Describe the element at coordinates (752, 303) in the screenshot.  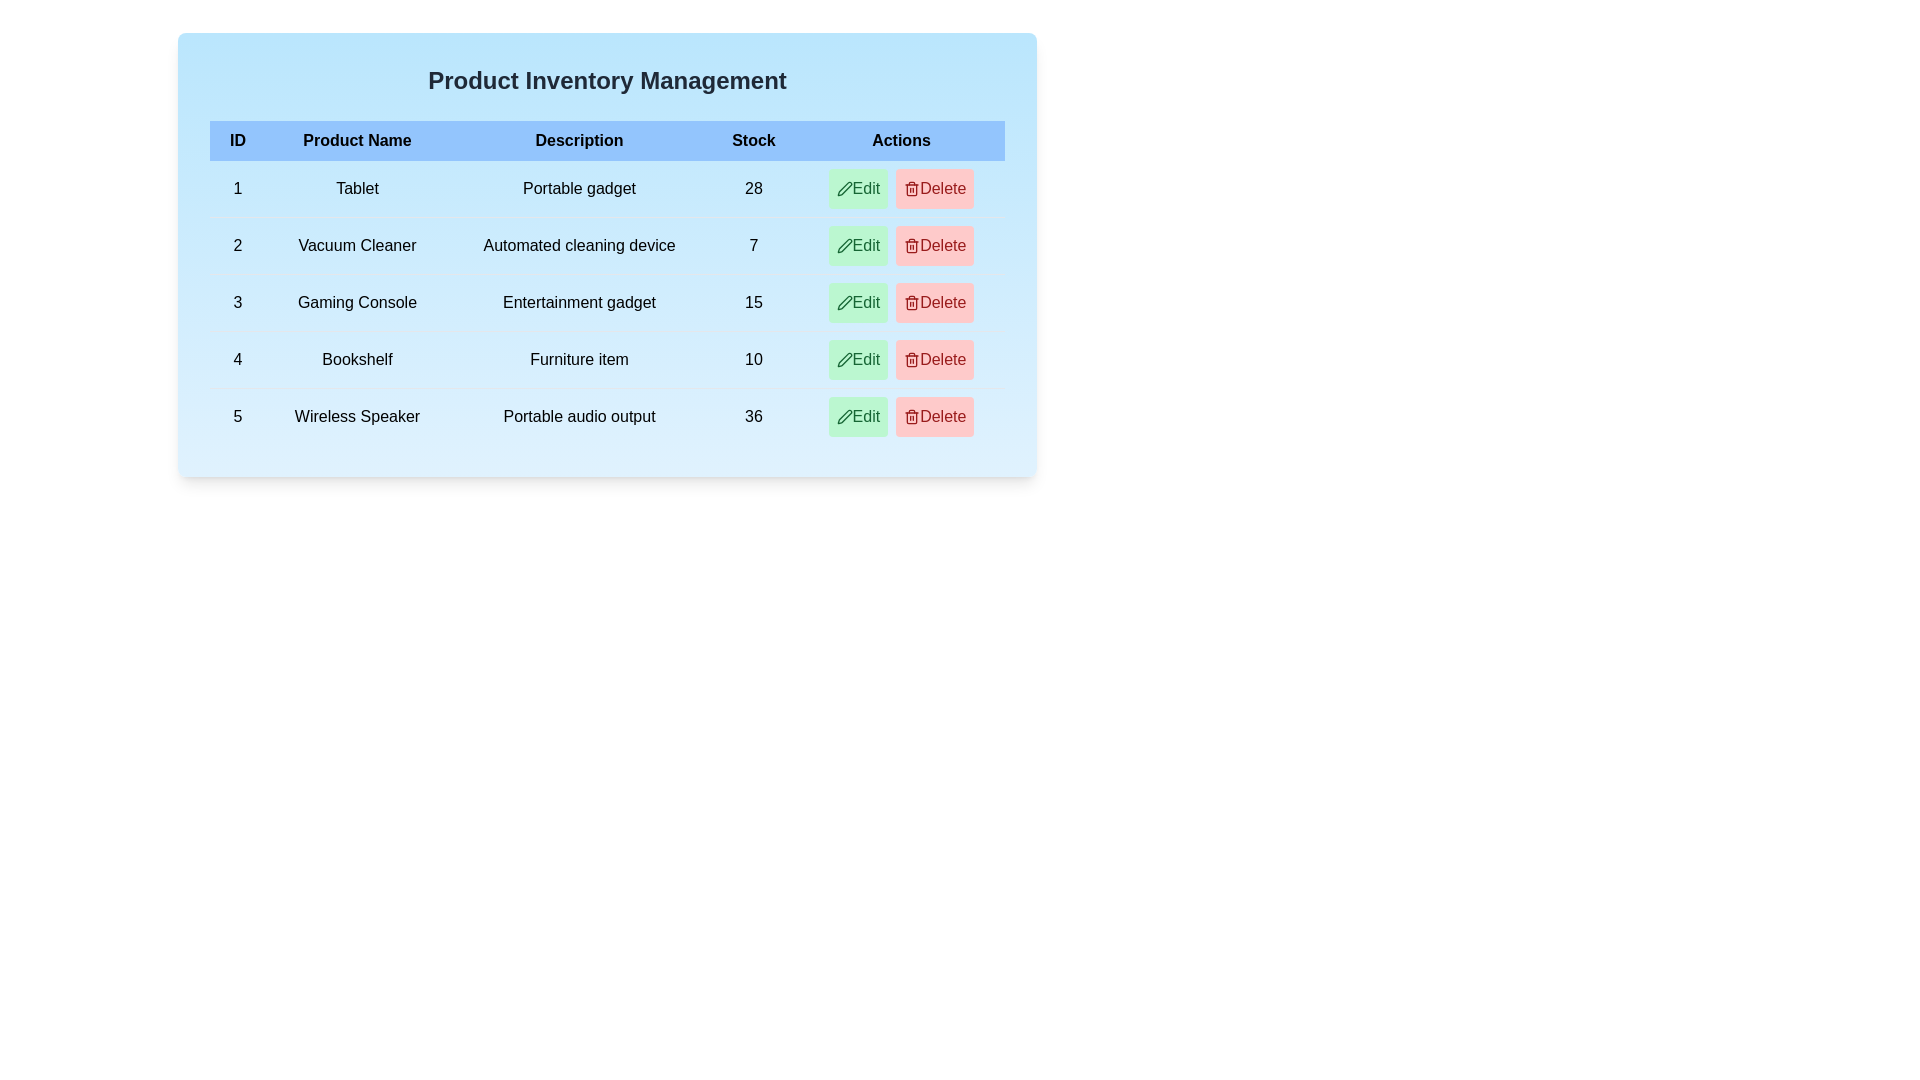
I see `the non-interactive text display that shows the stock quantity for the product 'Gaming Console' located in the 'Stock' column of the third row in the table` at that location.